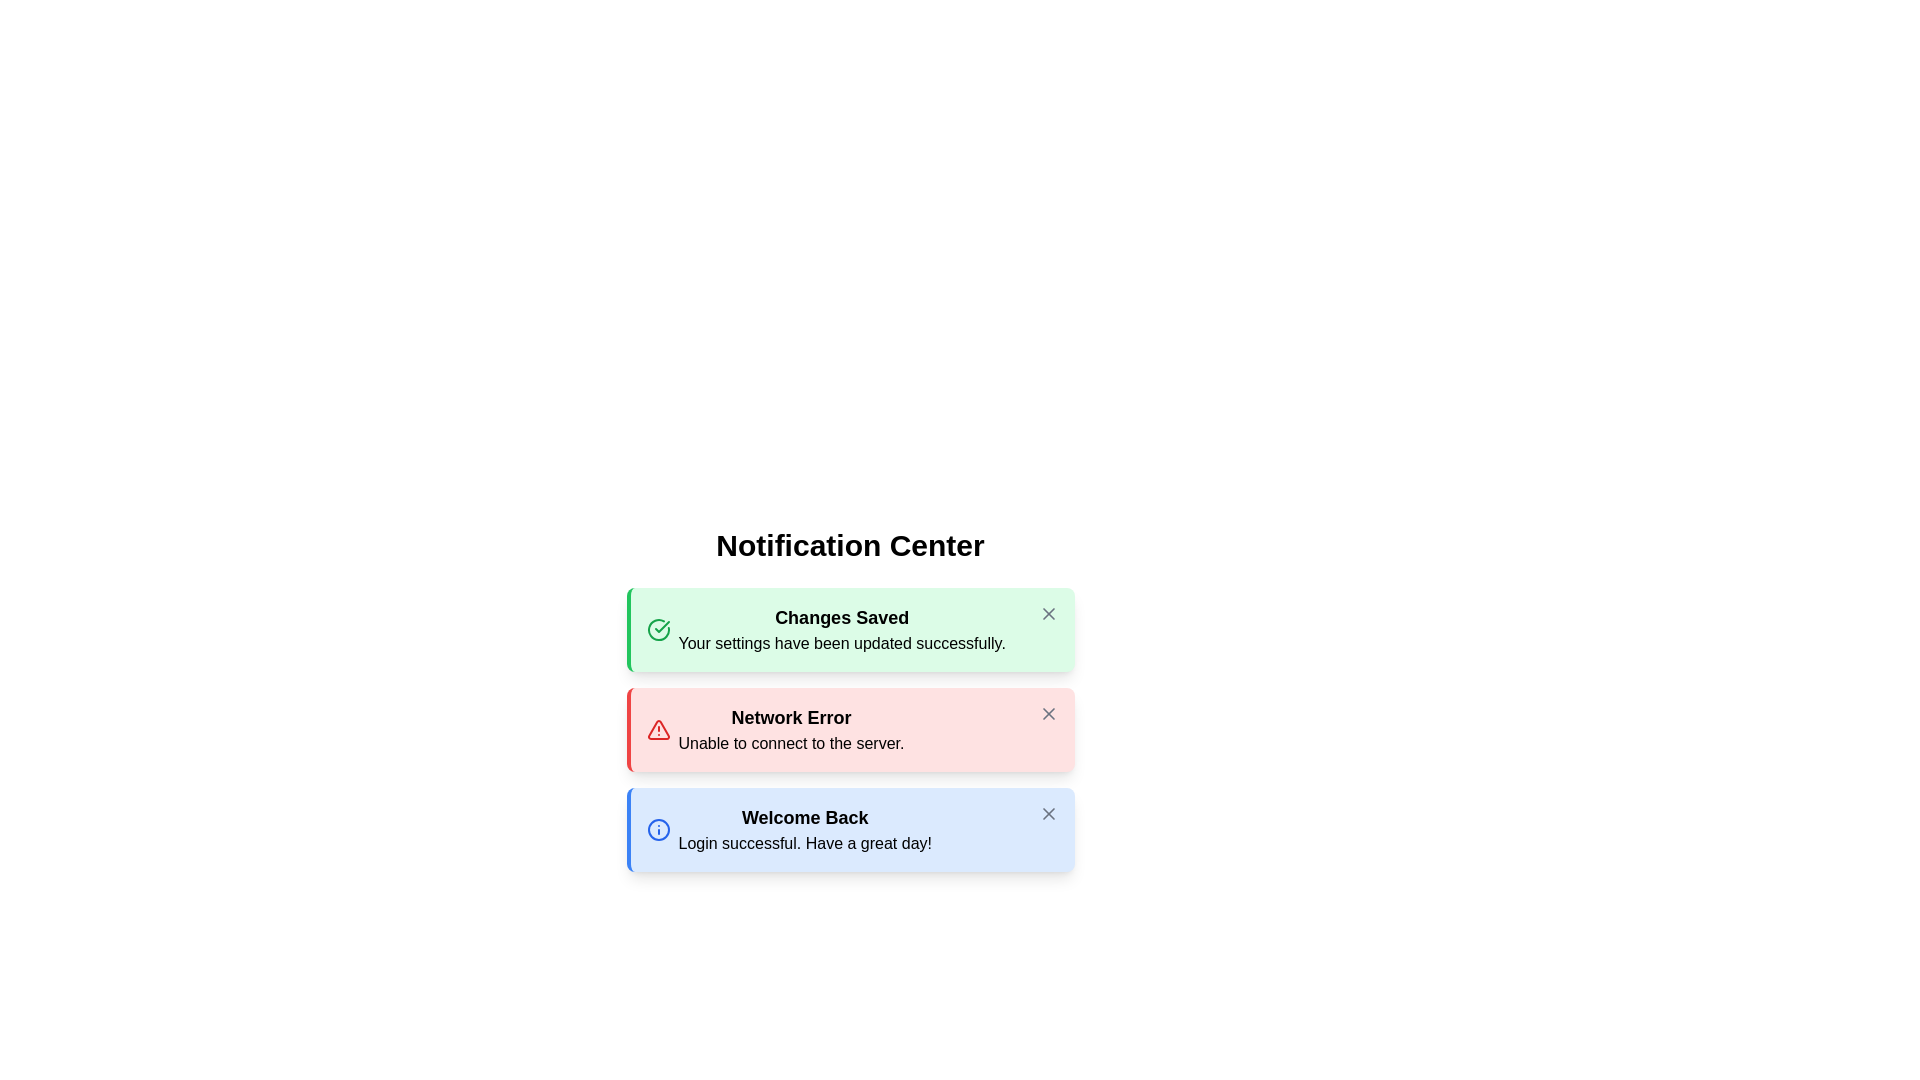 The width and height of the screenshot is (1920, 1080). Describe the element at coordinates (658, 729) in the screenshot. I see `the triangular red outlined caution alert icon with a red marker inside, located in the 'Network Error' notification on the left side of the text` at that location.